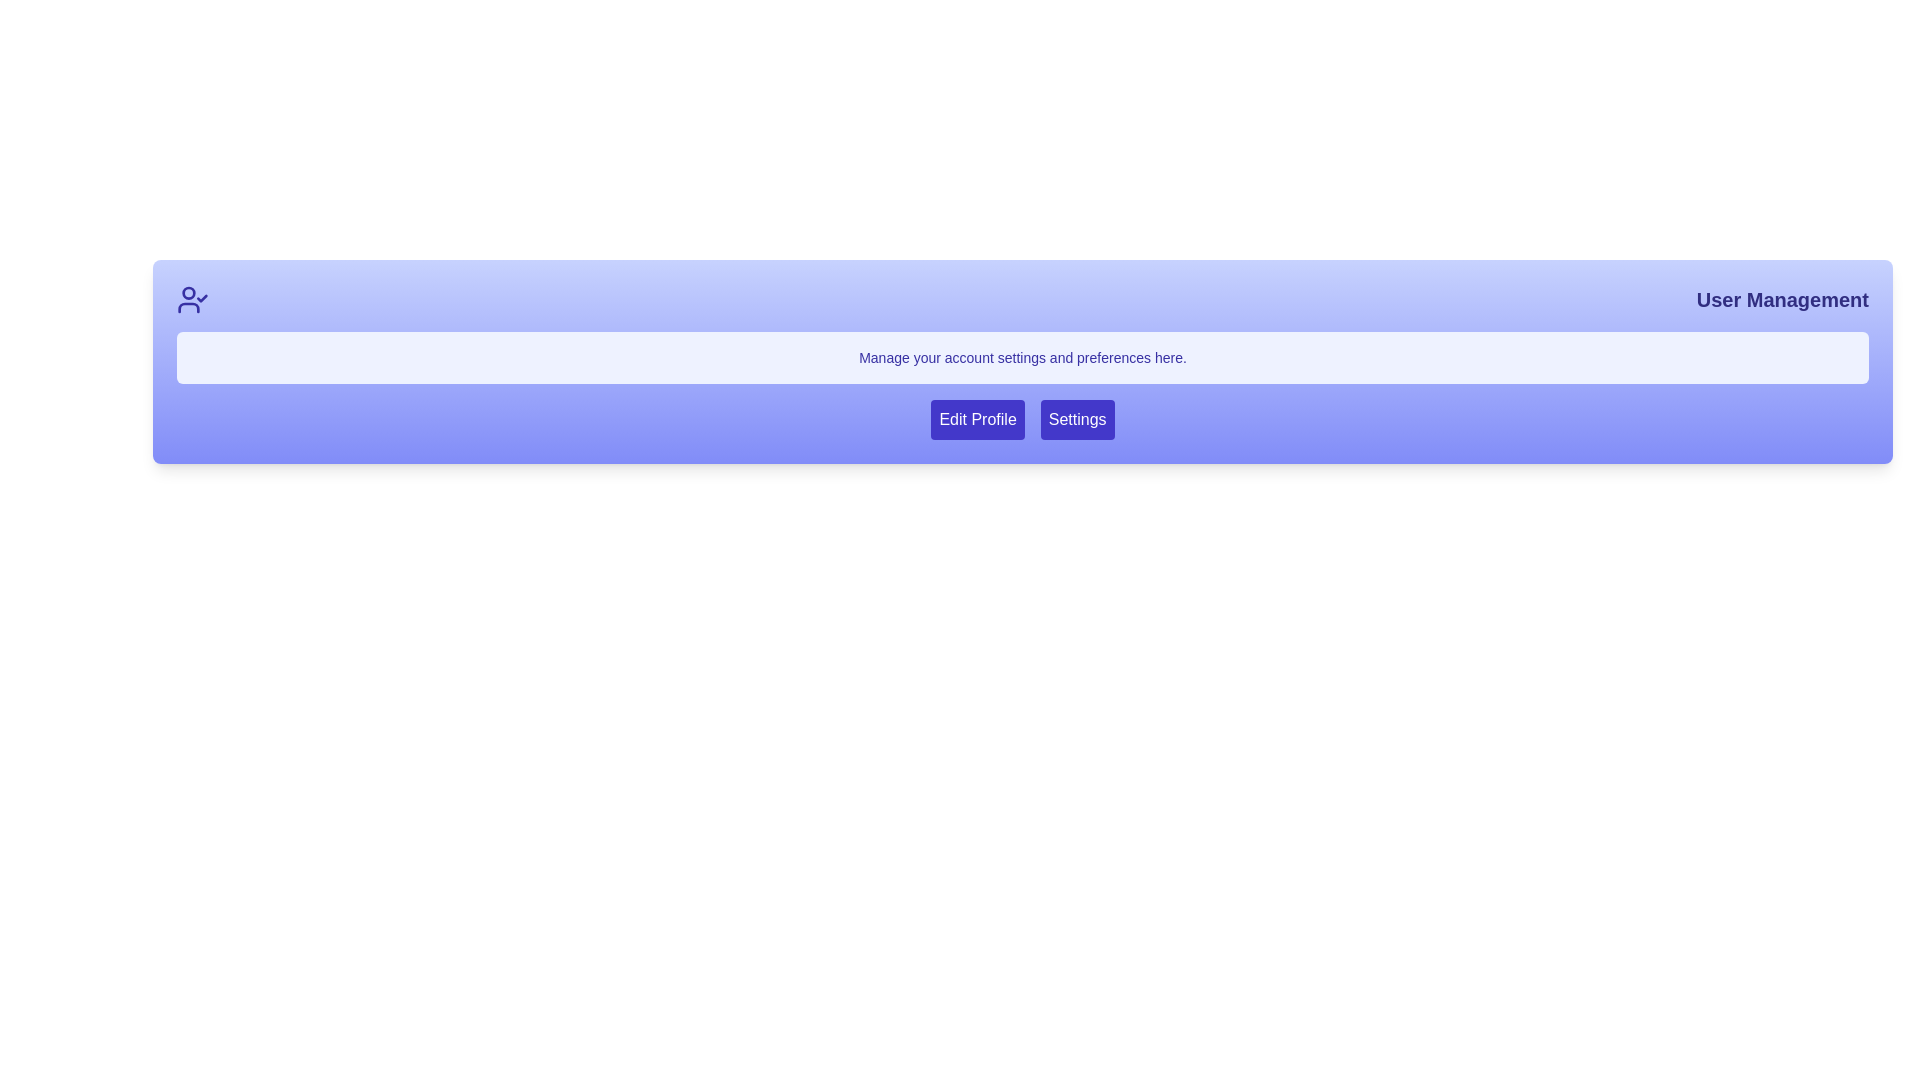 This screenshot has width=1920, height=1080. What do you see at coordinates (978, 419) in the screenshot?
I see `the user profile editing button located at the bottom of the 'User Management' section` at bounding box center [978, 419].